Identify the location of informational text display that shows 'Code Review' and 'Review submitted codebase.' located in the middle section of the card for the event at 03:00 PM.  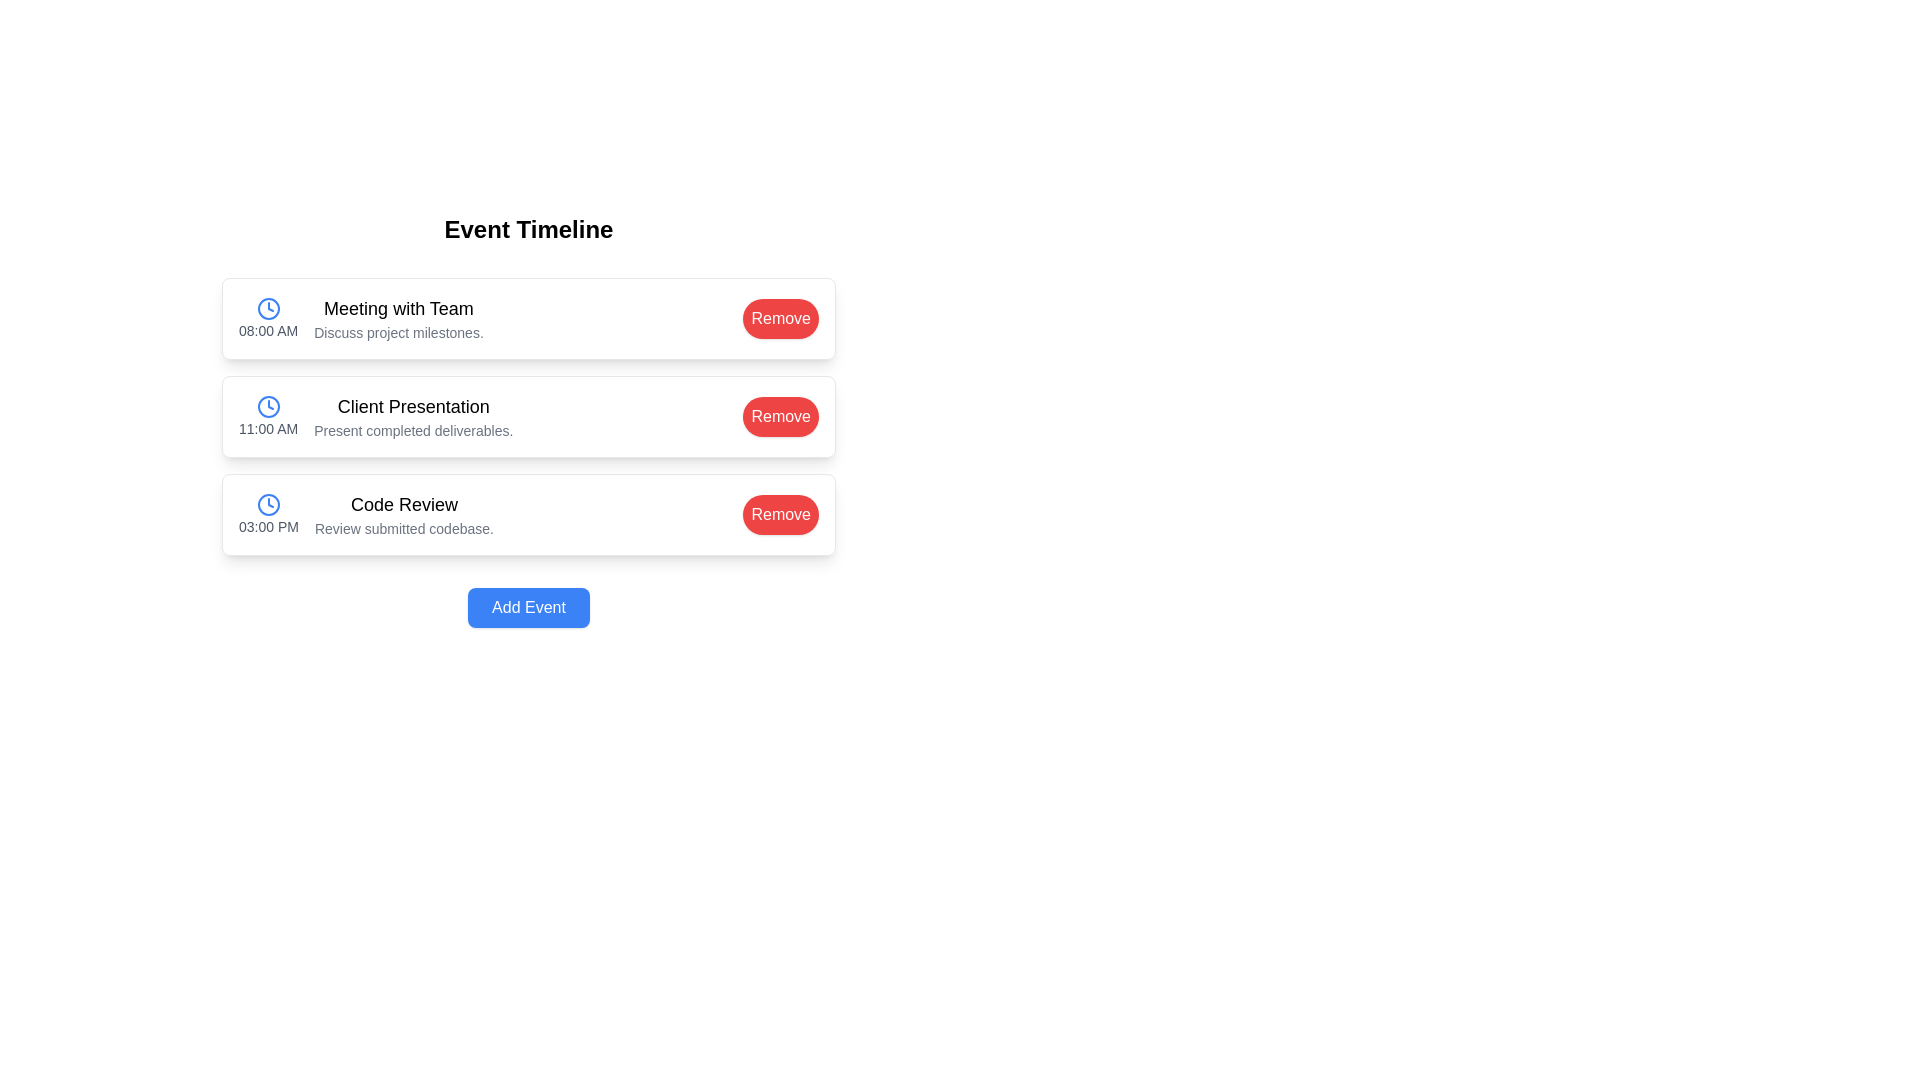
(403, 514).